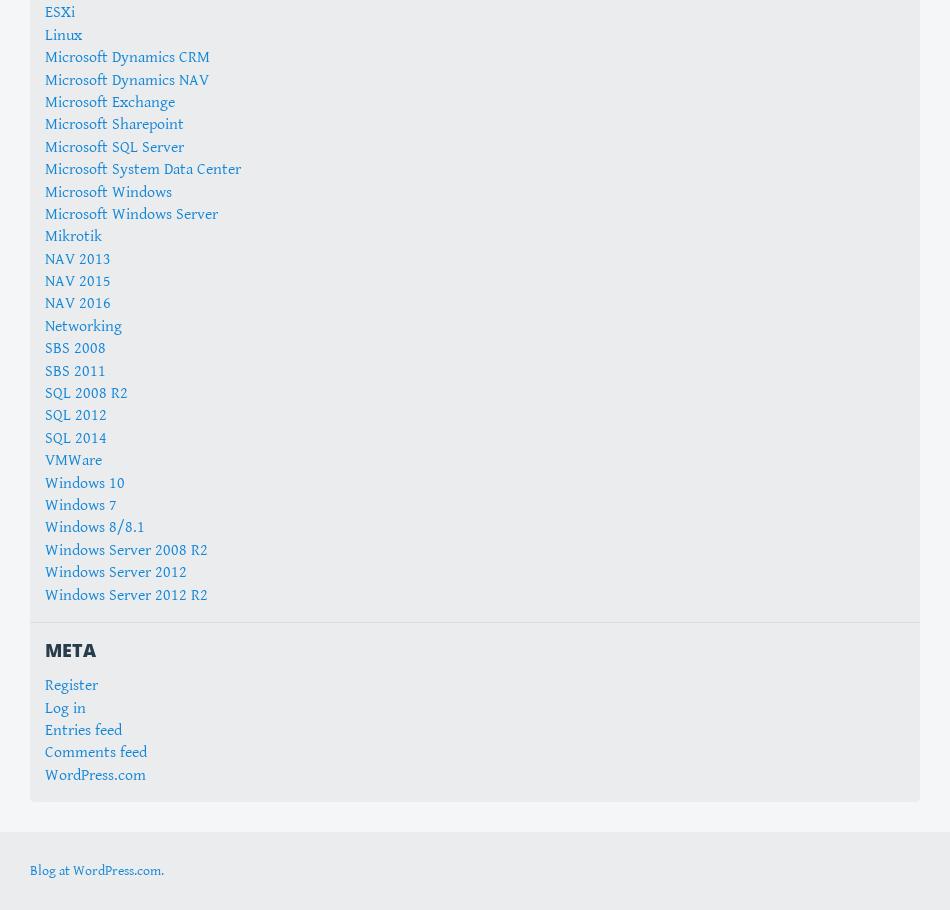 This screenshot has width=950, height=910. I want to click on 'Windows 7', so click(81, 504).